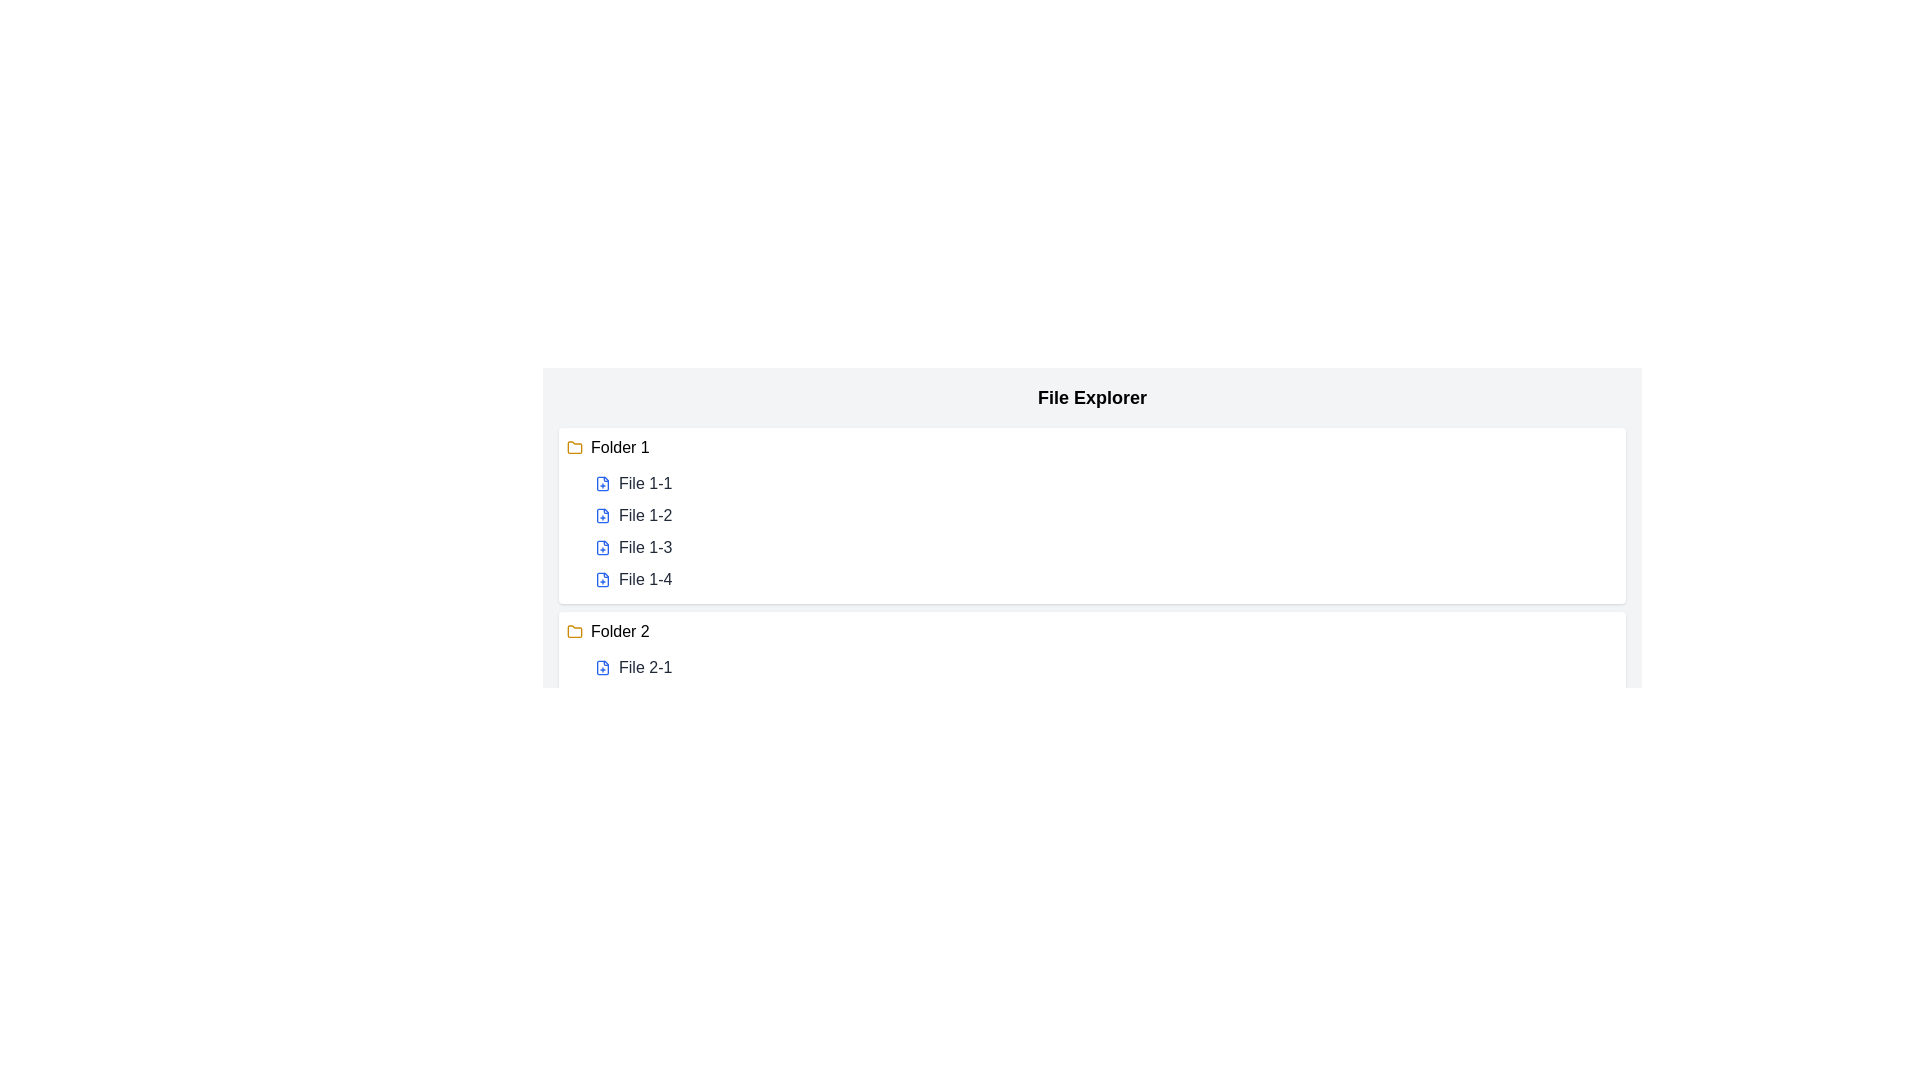 Image resolution: width=1920 pixels, height=1080 pixels. Describe the element at coordinates (602, 547) in the screenshot. I see `the file icon labeled 'File 1-3'` at that location.